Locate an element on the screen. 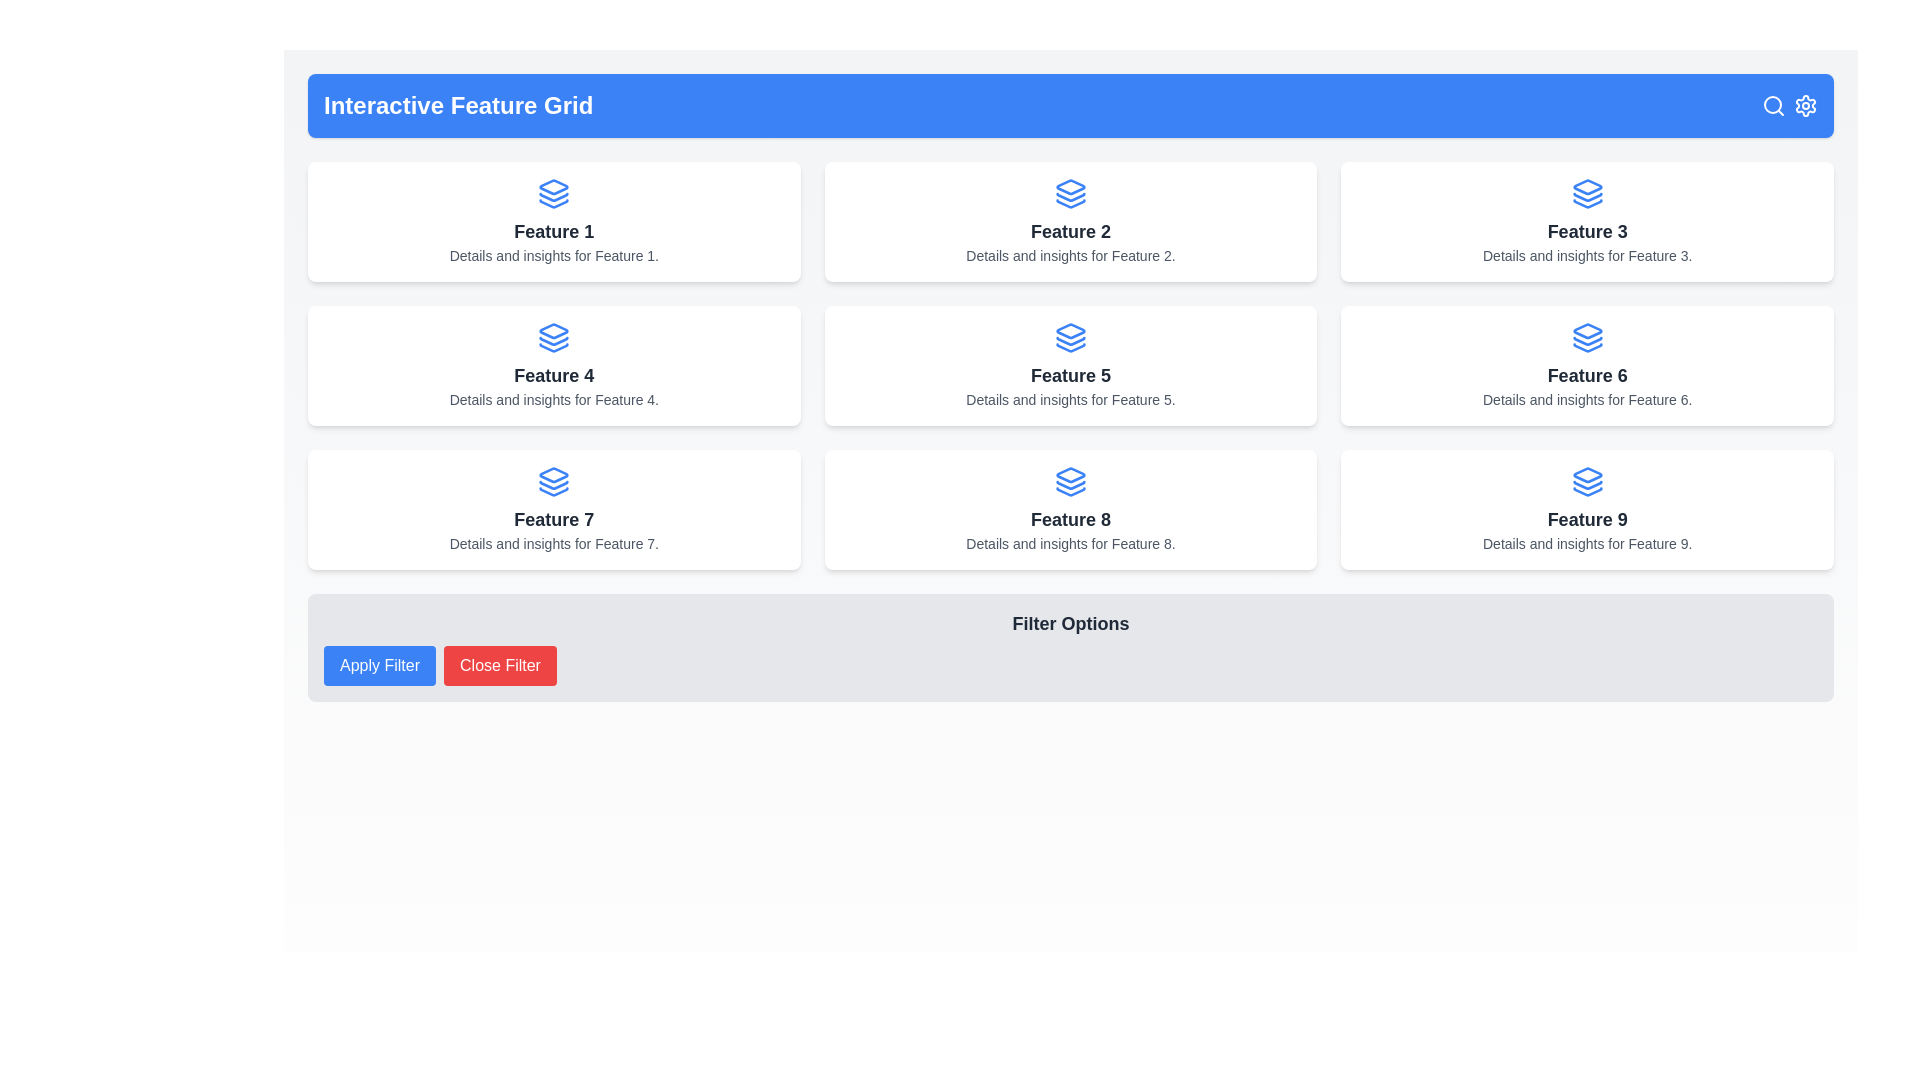  the Text label providing information about 'Feature 4', located within the card associated with this feature is located at coordinates (554, 400).